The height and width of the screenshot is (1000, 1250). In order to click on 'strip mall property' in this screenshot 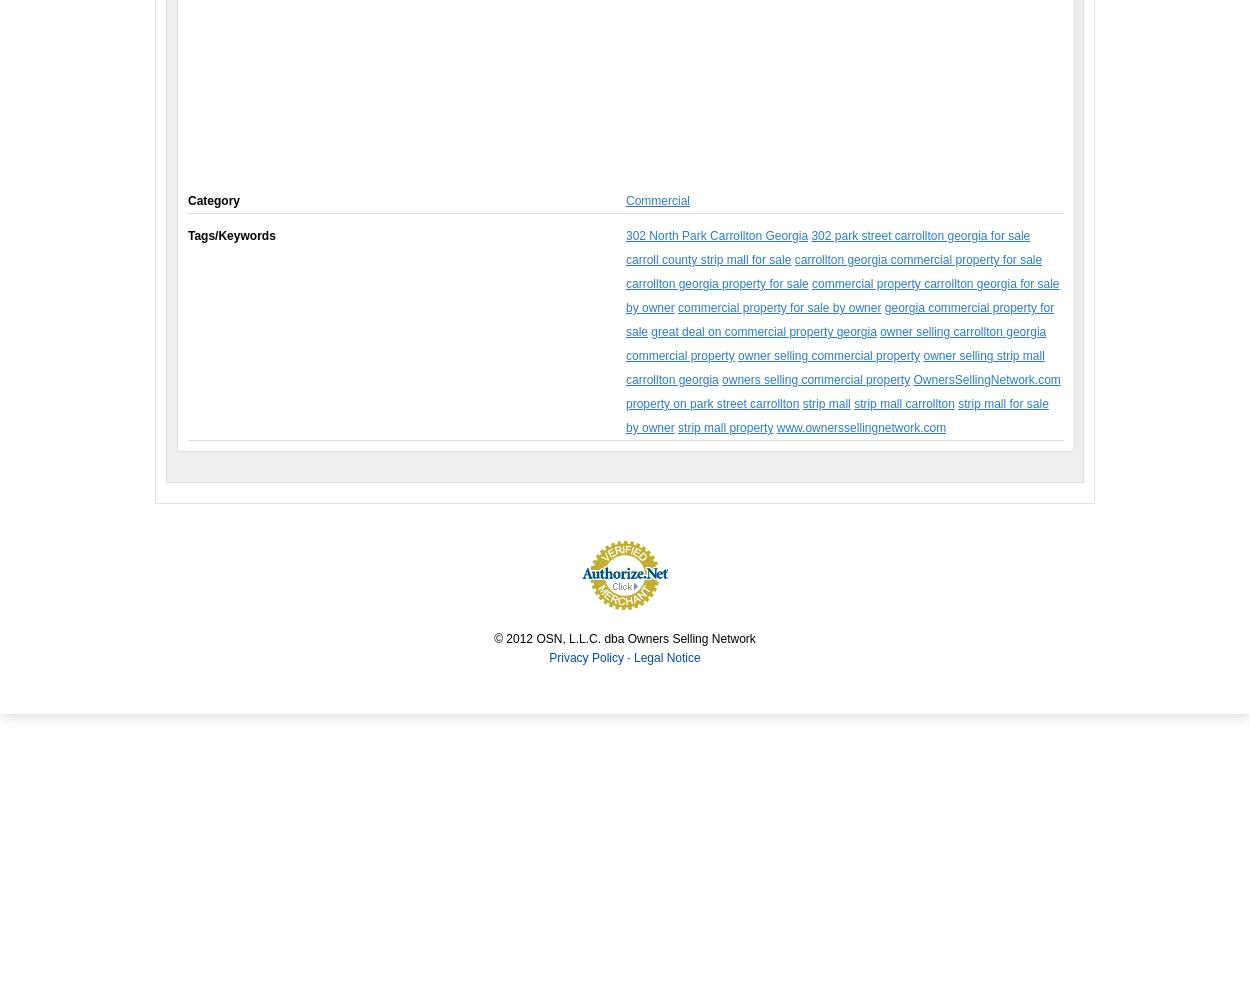, I will do `click(724, 428)`.